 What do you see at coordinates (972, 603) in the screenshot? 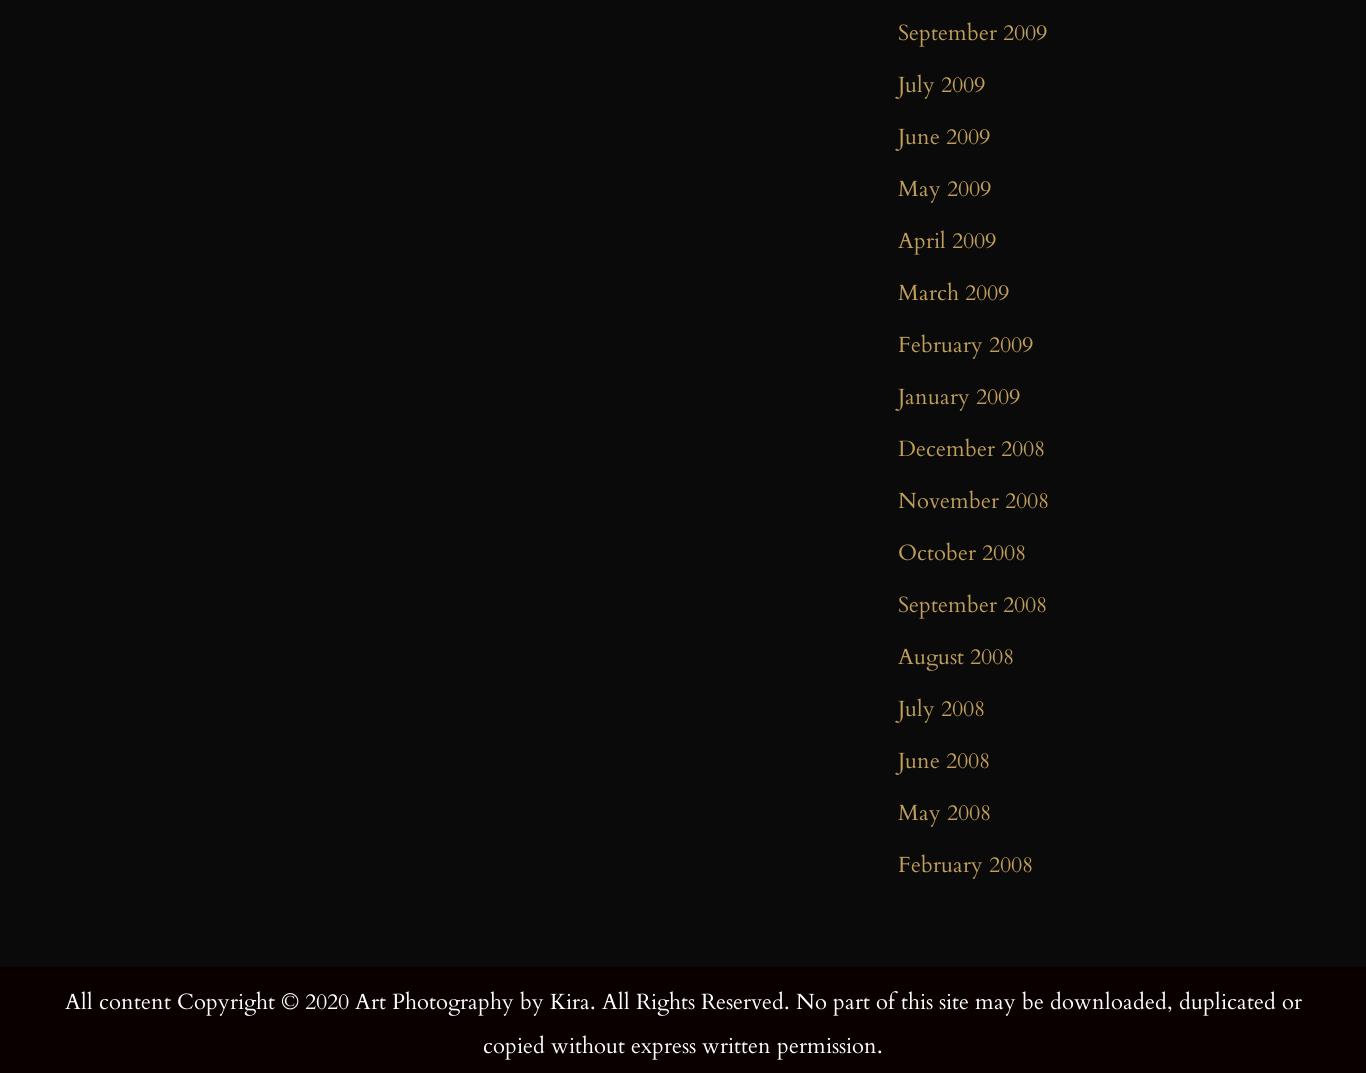
I see `'September 2008'` at bounding box center [972, 603].